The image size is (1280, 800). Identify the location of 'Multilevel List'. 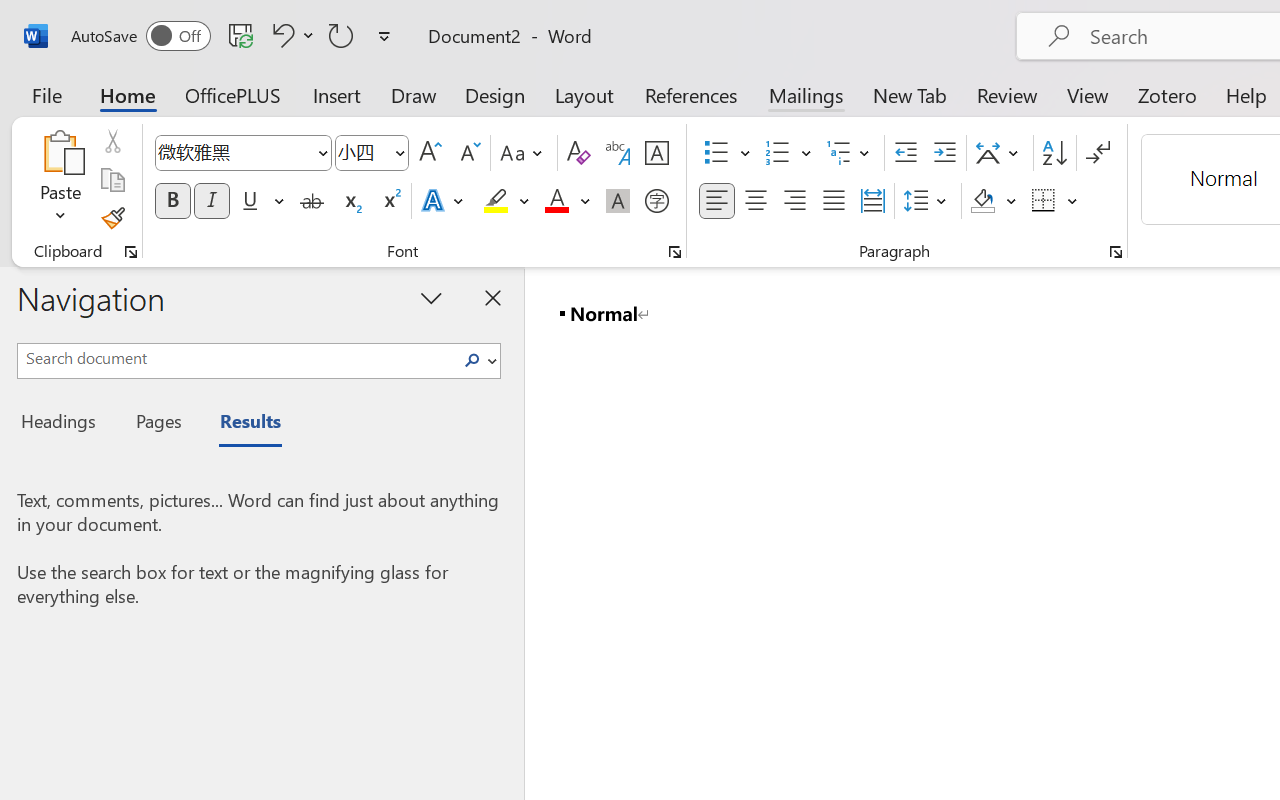
(850, 153).